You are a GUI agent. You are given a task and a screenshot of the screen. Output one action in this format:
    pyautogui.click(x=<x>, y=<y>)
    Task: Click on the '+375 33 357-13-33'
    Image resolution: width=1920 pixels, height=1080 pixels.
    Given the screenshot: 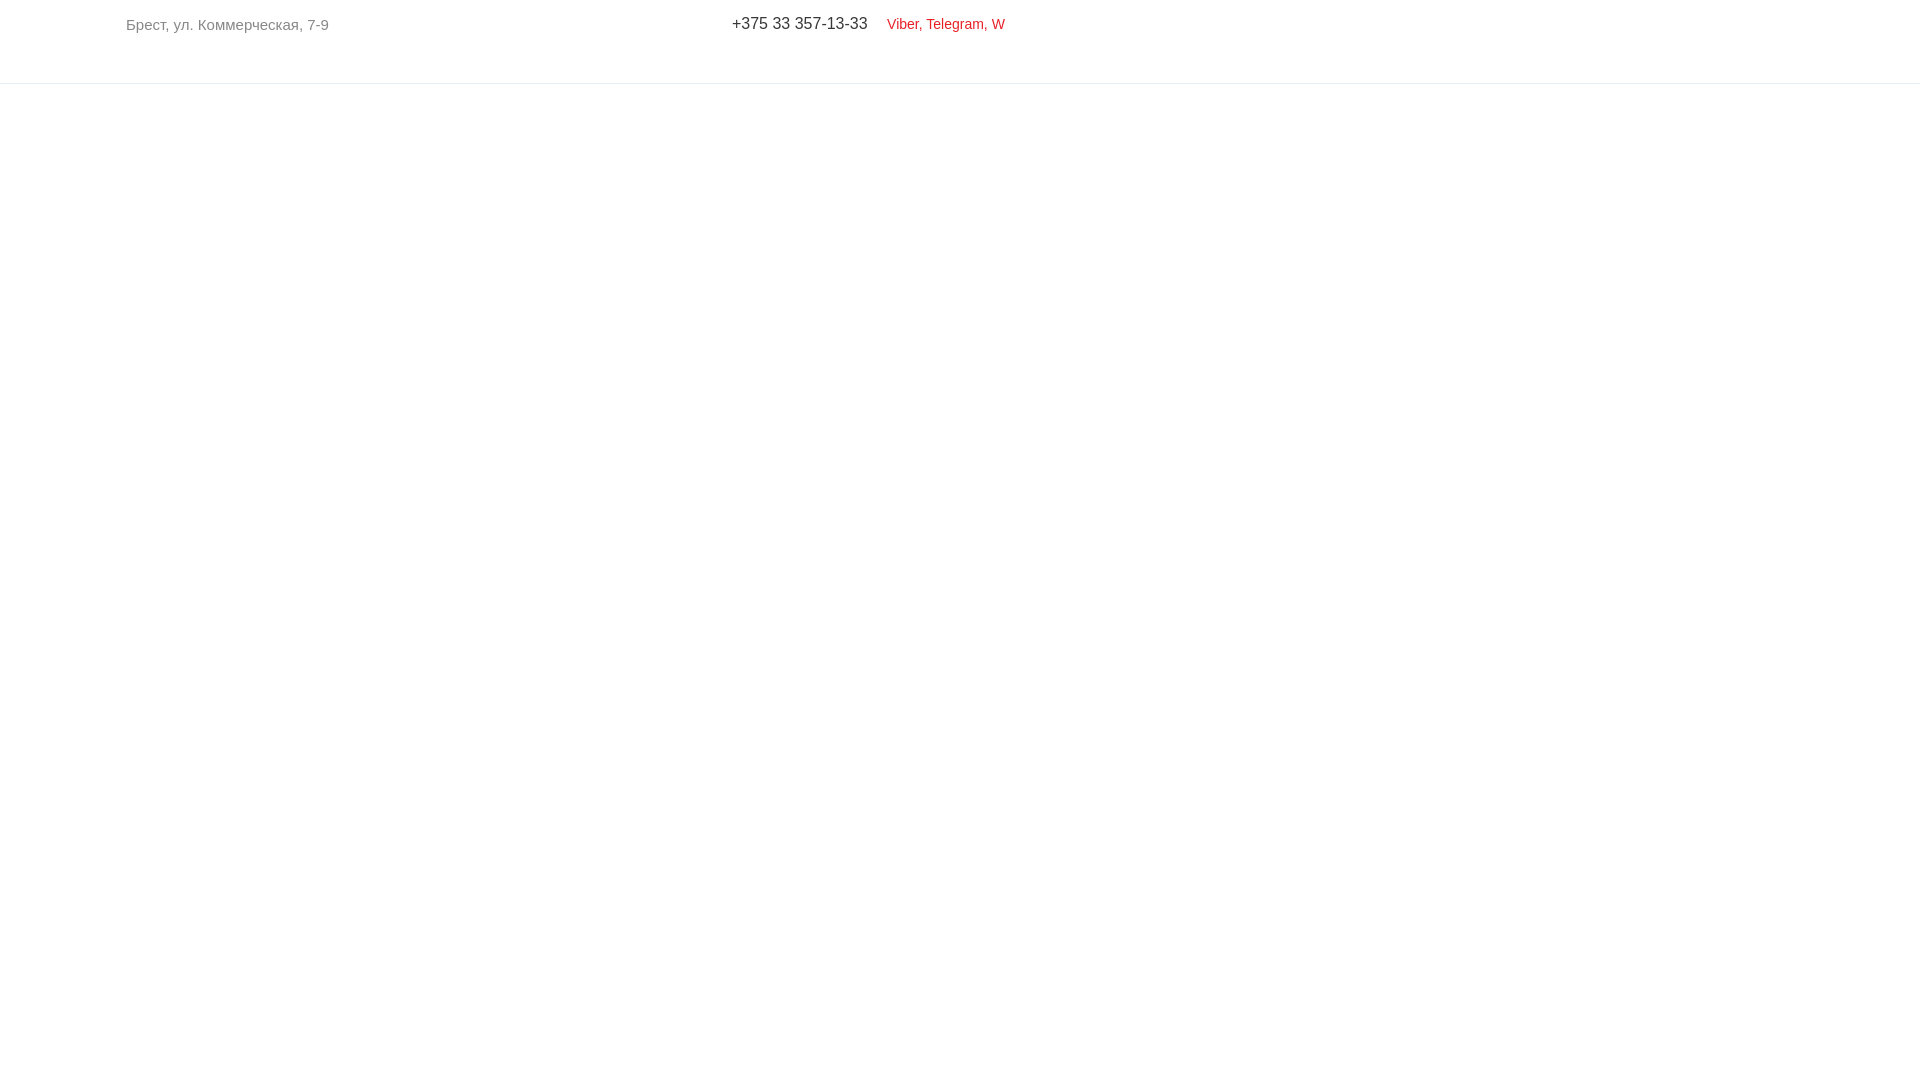 What is the action you would take?
    pyautogui.click(x=800, y=23)
    